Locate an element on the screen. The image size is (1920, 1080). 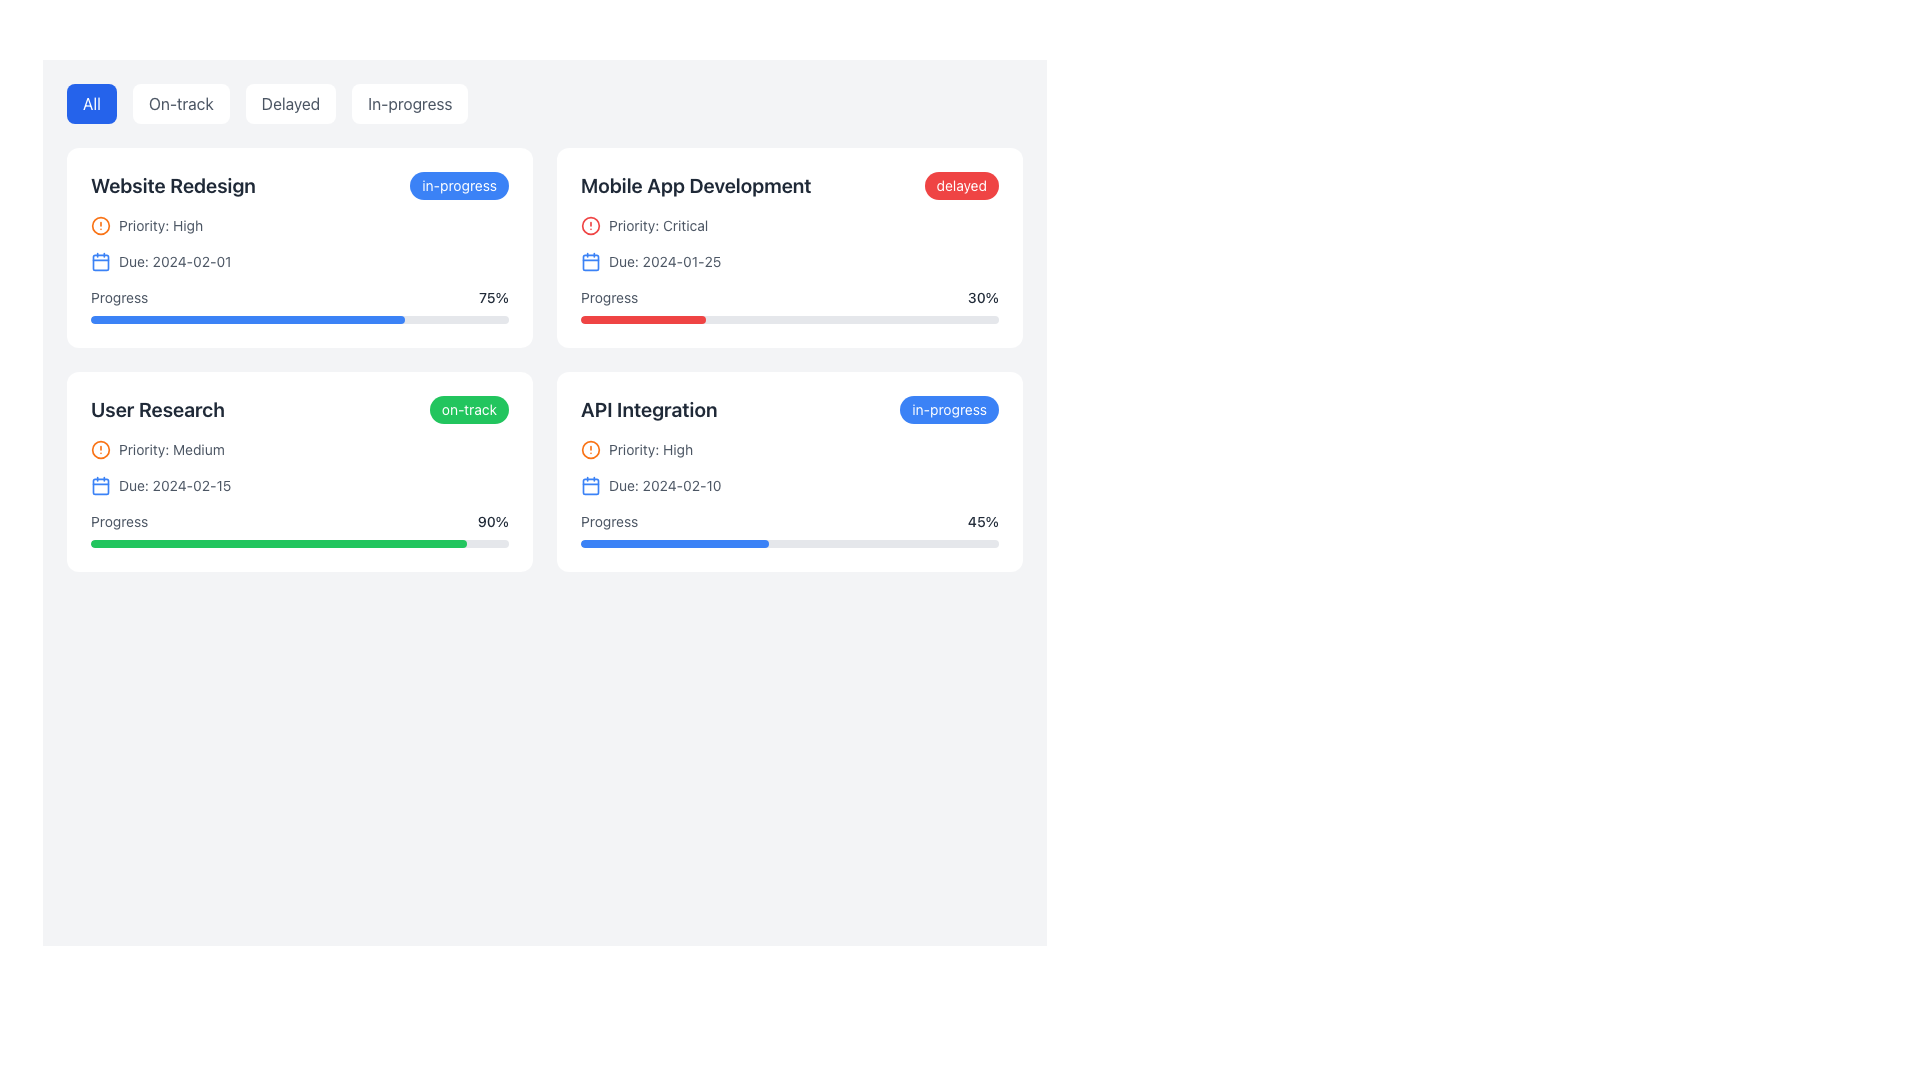
the calendar icon located in the 'Mobile App Development' card is located at coordinates (589, 261).